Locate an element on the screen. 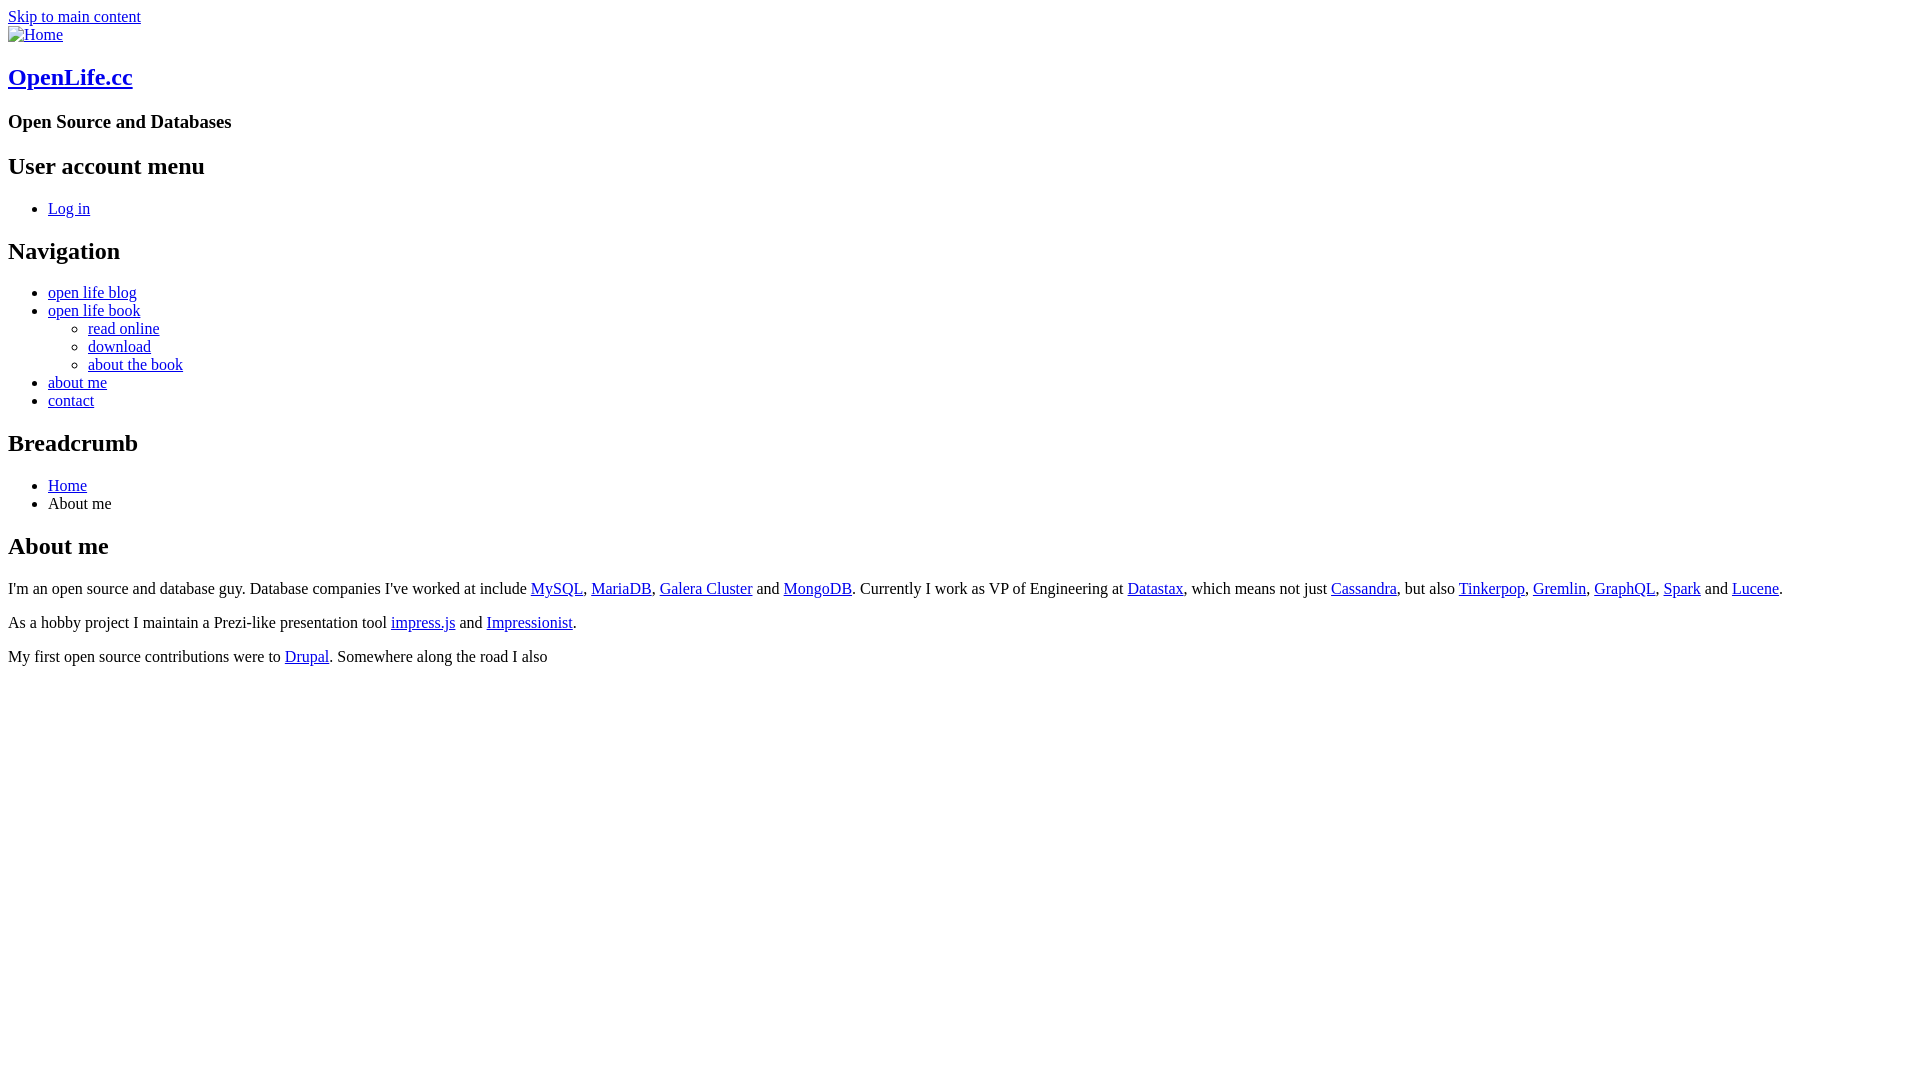 The height and width of the screenshot is (1080, 1920). 'Skip to main content' is located at coordinates (8, 16).